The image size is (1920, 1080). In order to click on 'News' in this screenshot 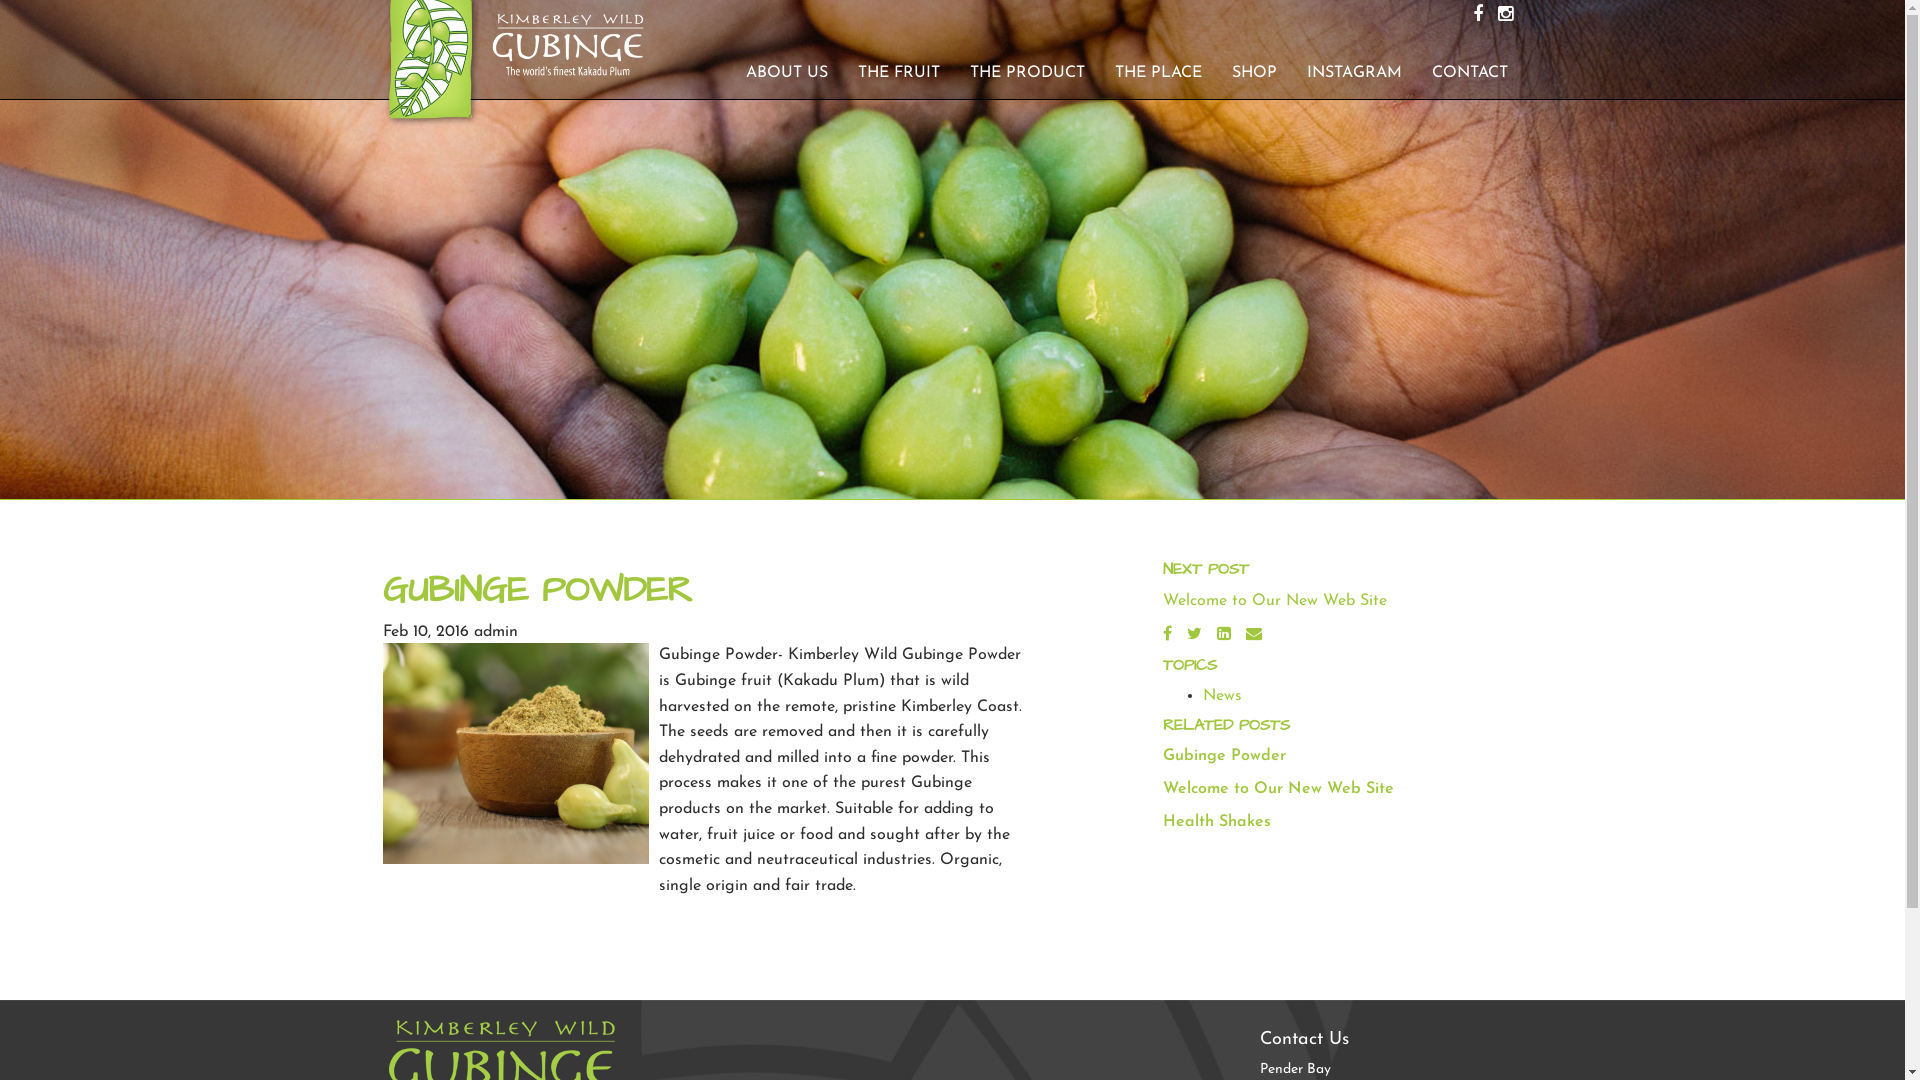, I will do `click(1220, 694)`.